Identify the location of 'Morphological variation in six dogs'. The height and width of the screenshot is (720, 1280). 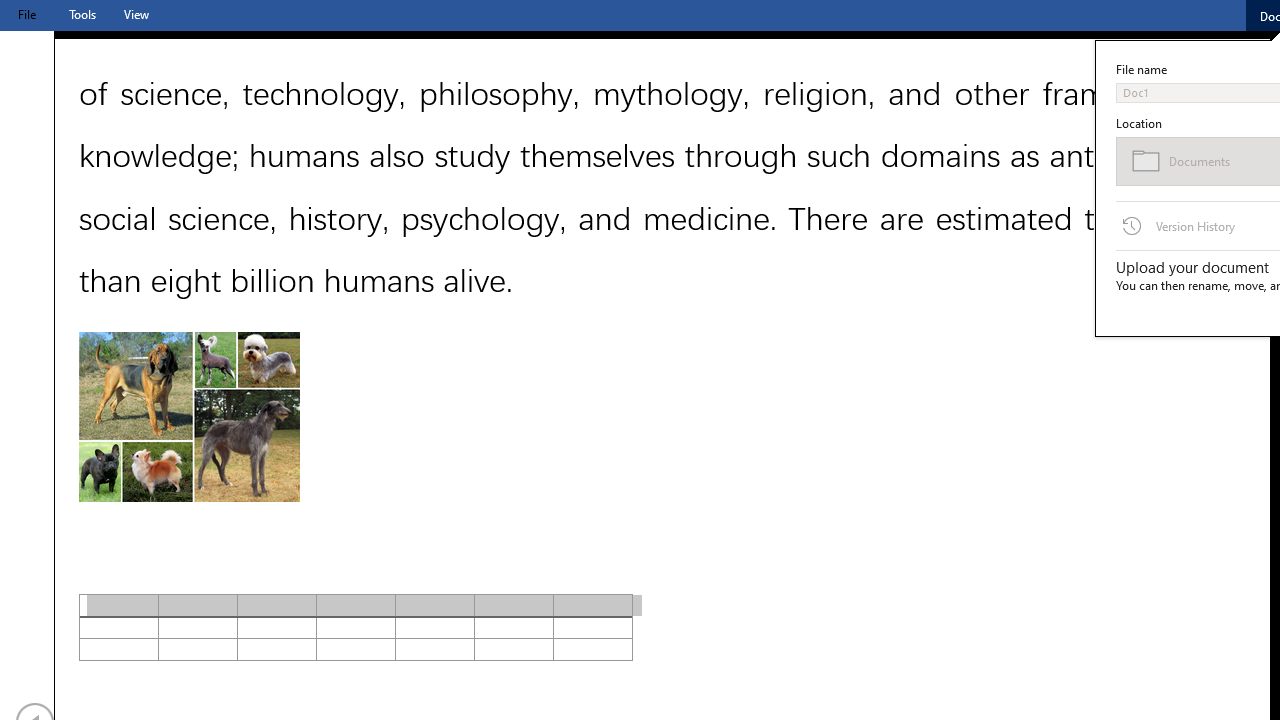
(188, 415).